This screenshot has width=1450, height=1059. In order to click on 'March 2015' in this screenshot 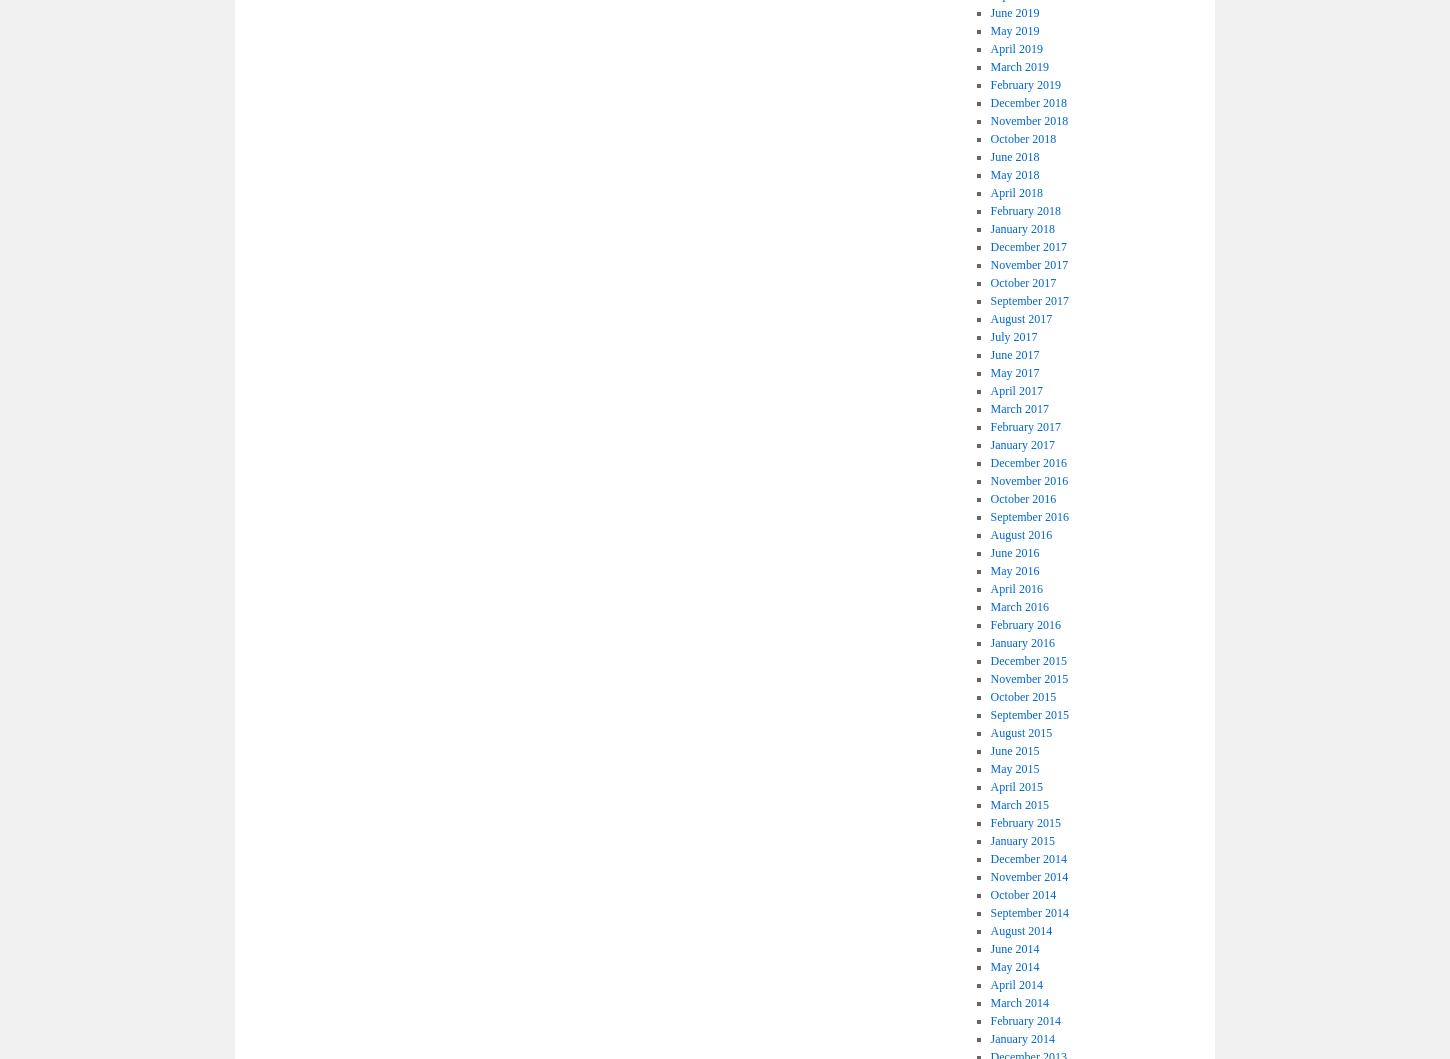, I will do `click(1019, 804)`.